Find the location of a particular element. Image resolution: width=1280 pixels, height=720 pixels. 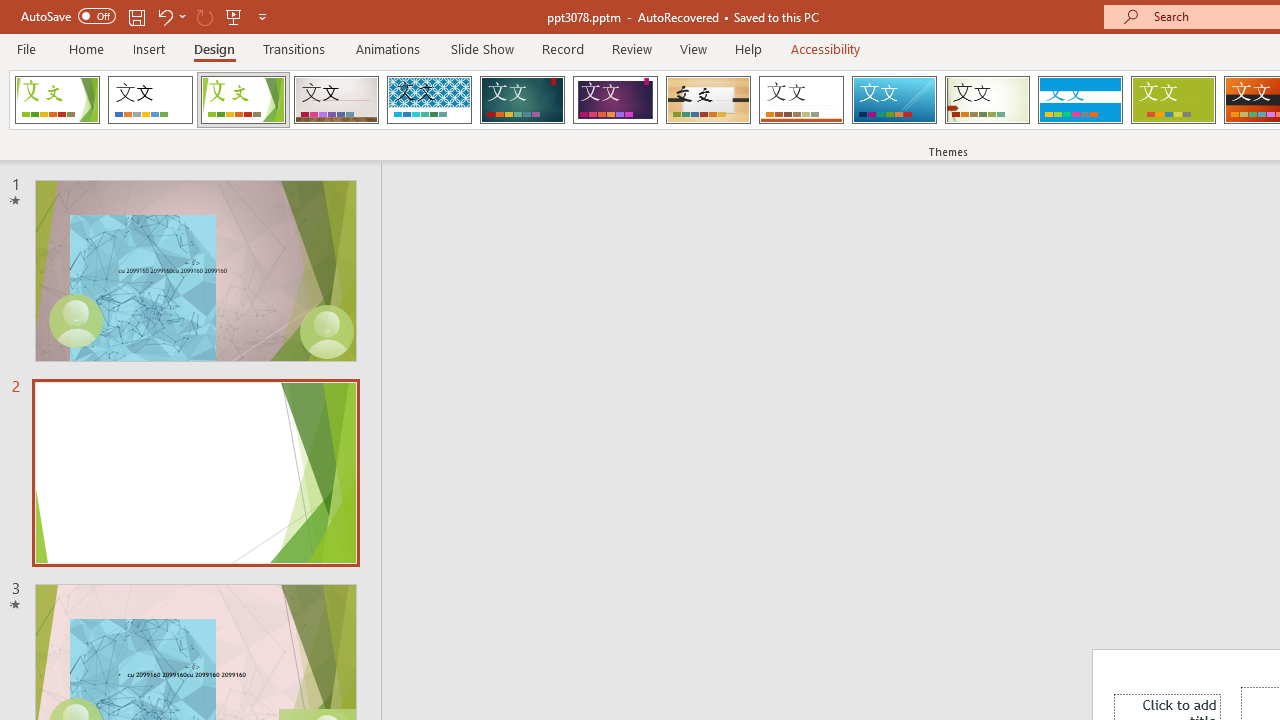

'Banded' is located at coordinates (1079, 100).